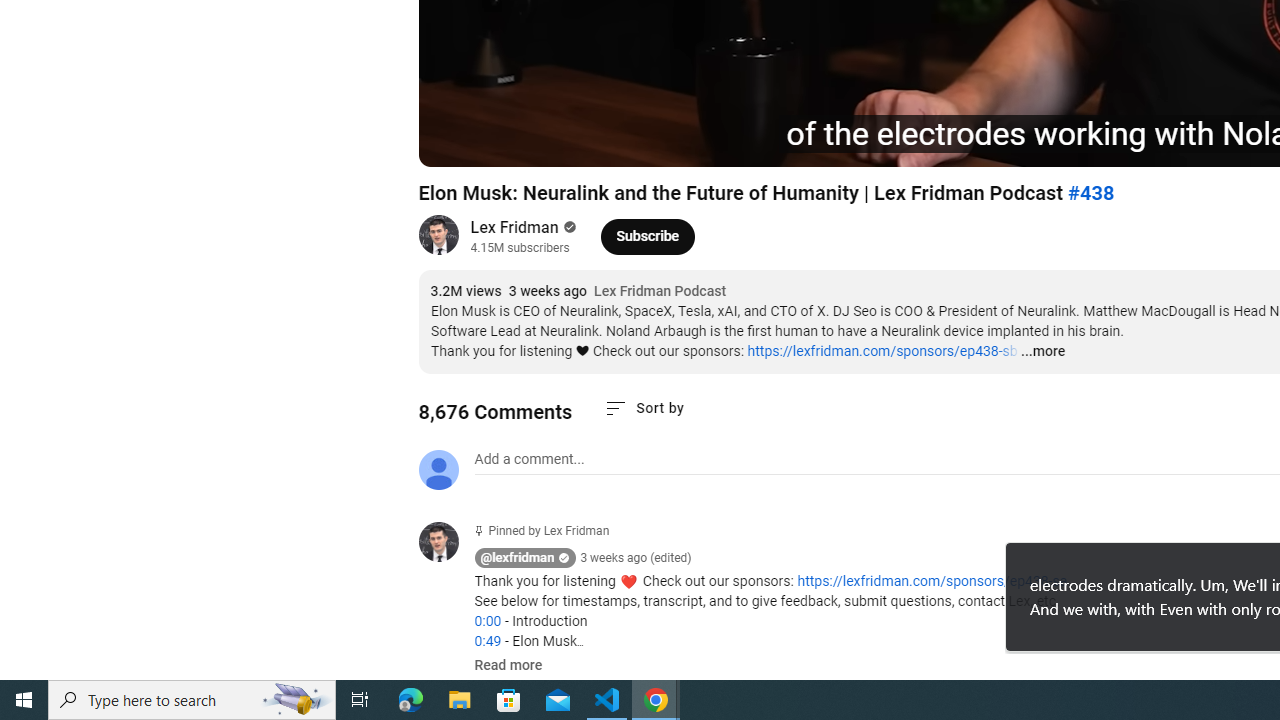 The width and height of the screenshot is (1280, 720). What do you see at coordinates (487, 620) in the screenshot?
I see `'0:00'` at bounding box center [487, 620].